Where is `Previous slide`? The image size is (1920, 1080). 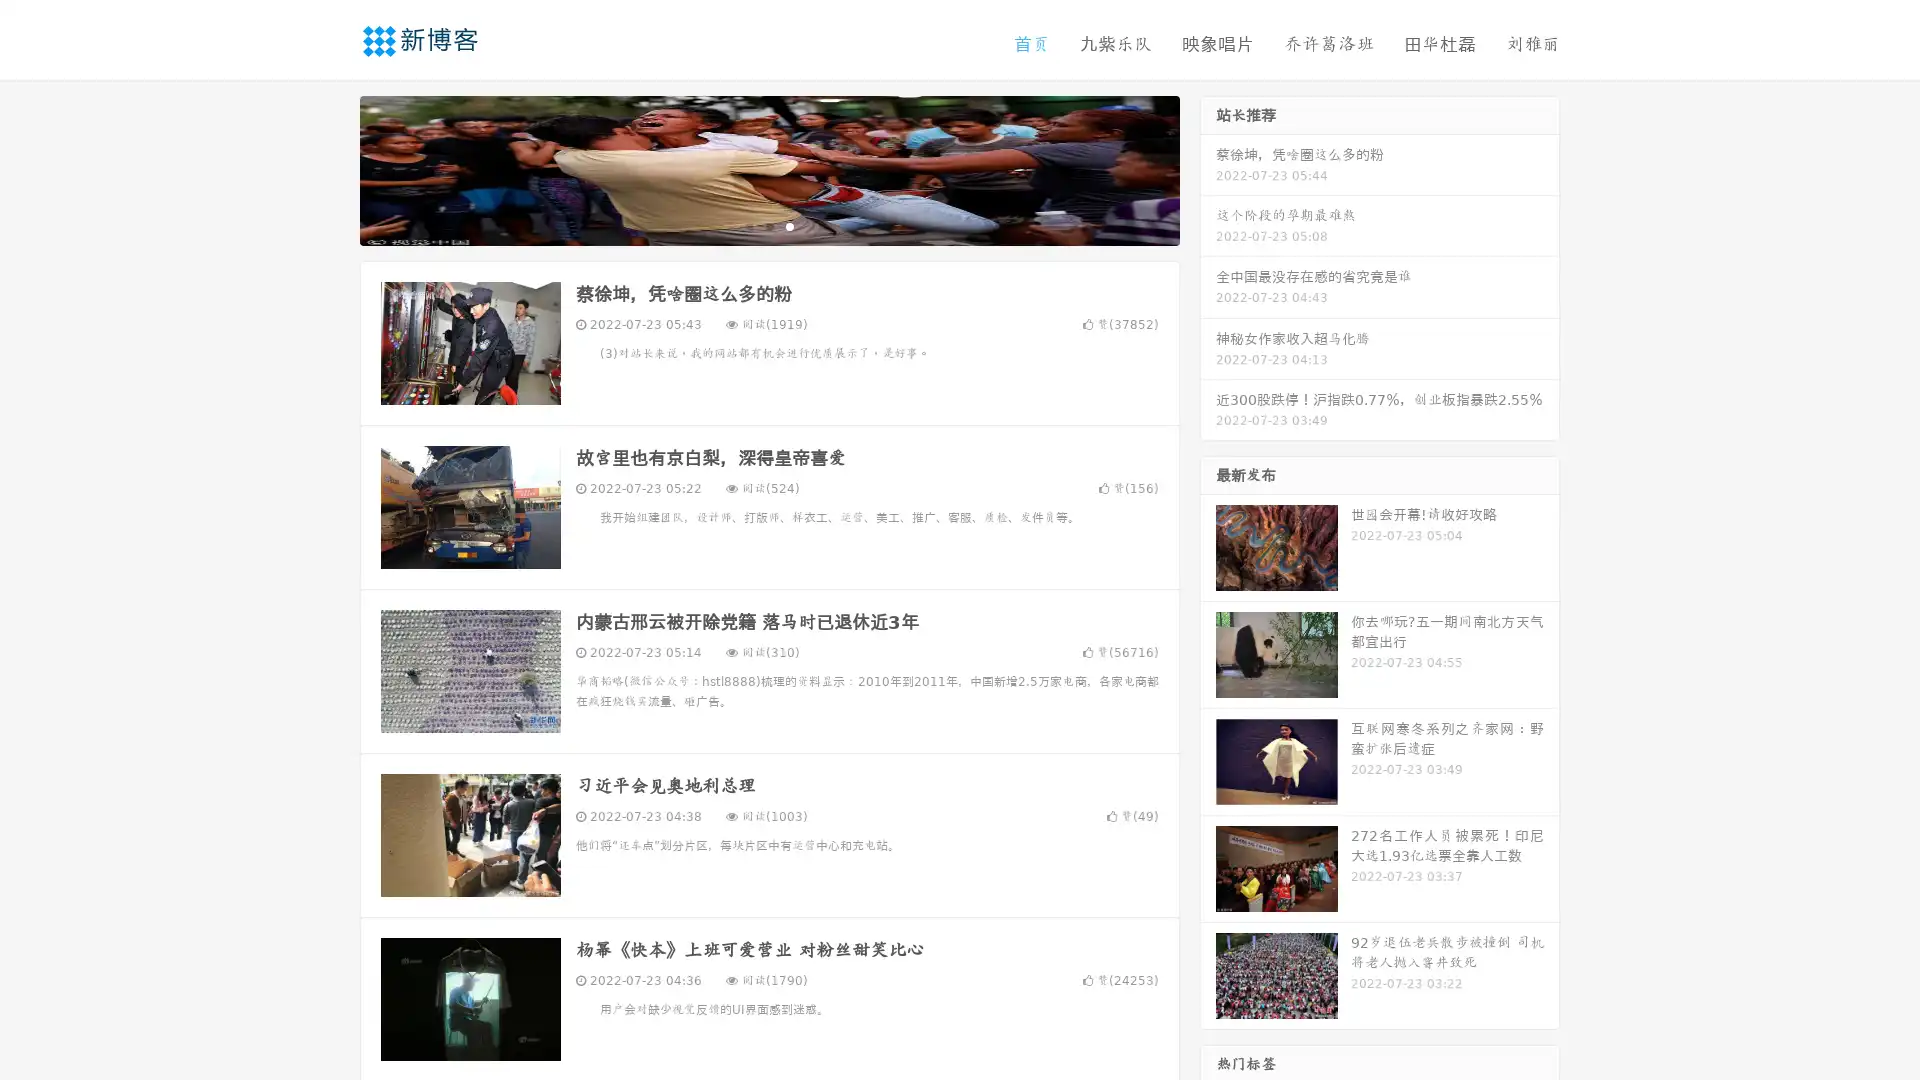 Previous slide is located at coordinates (330, 168).